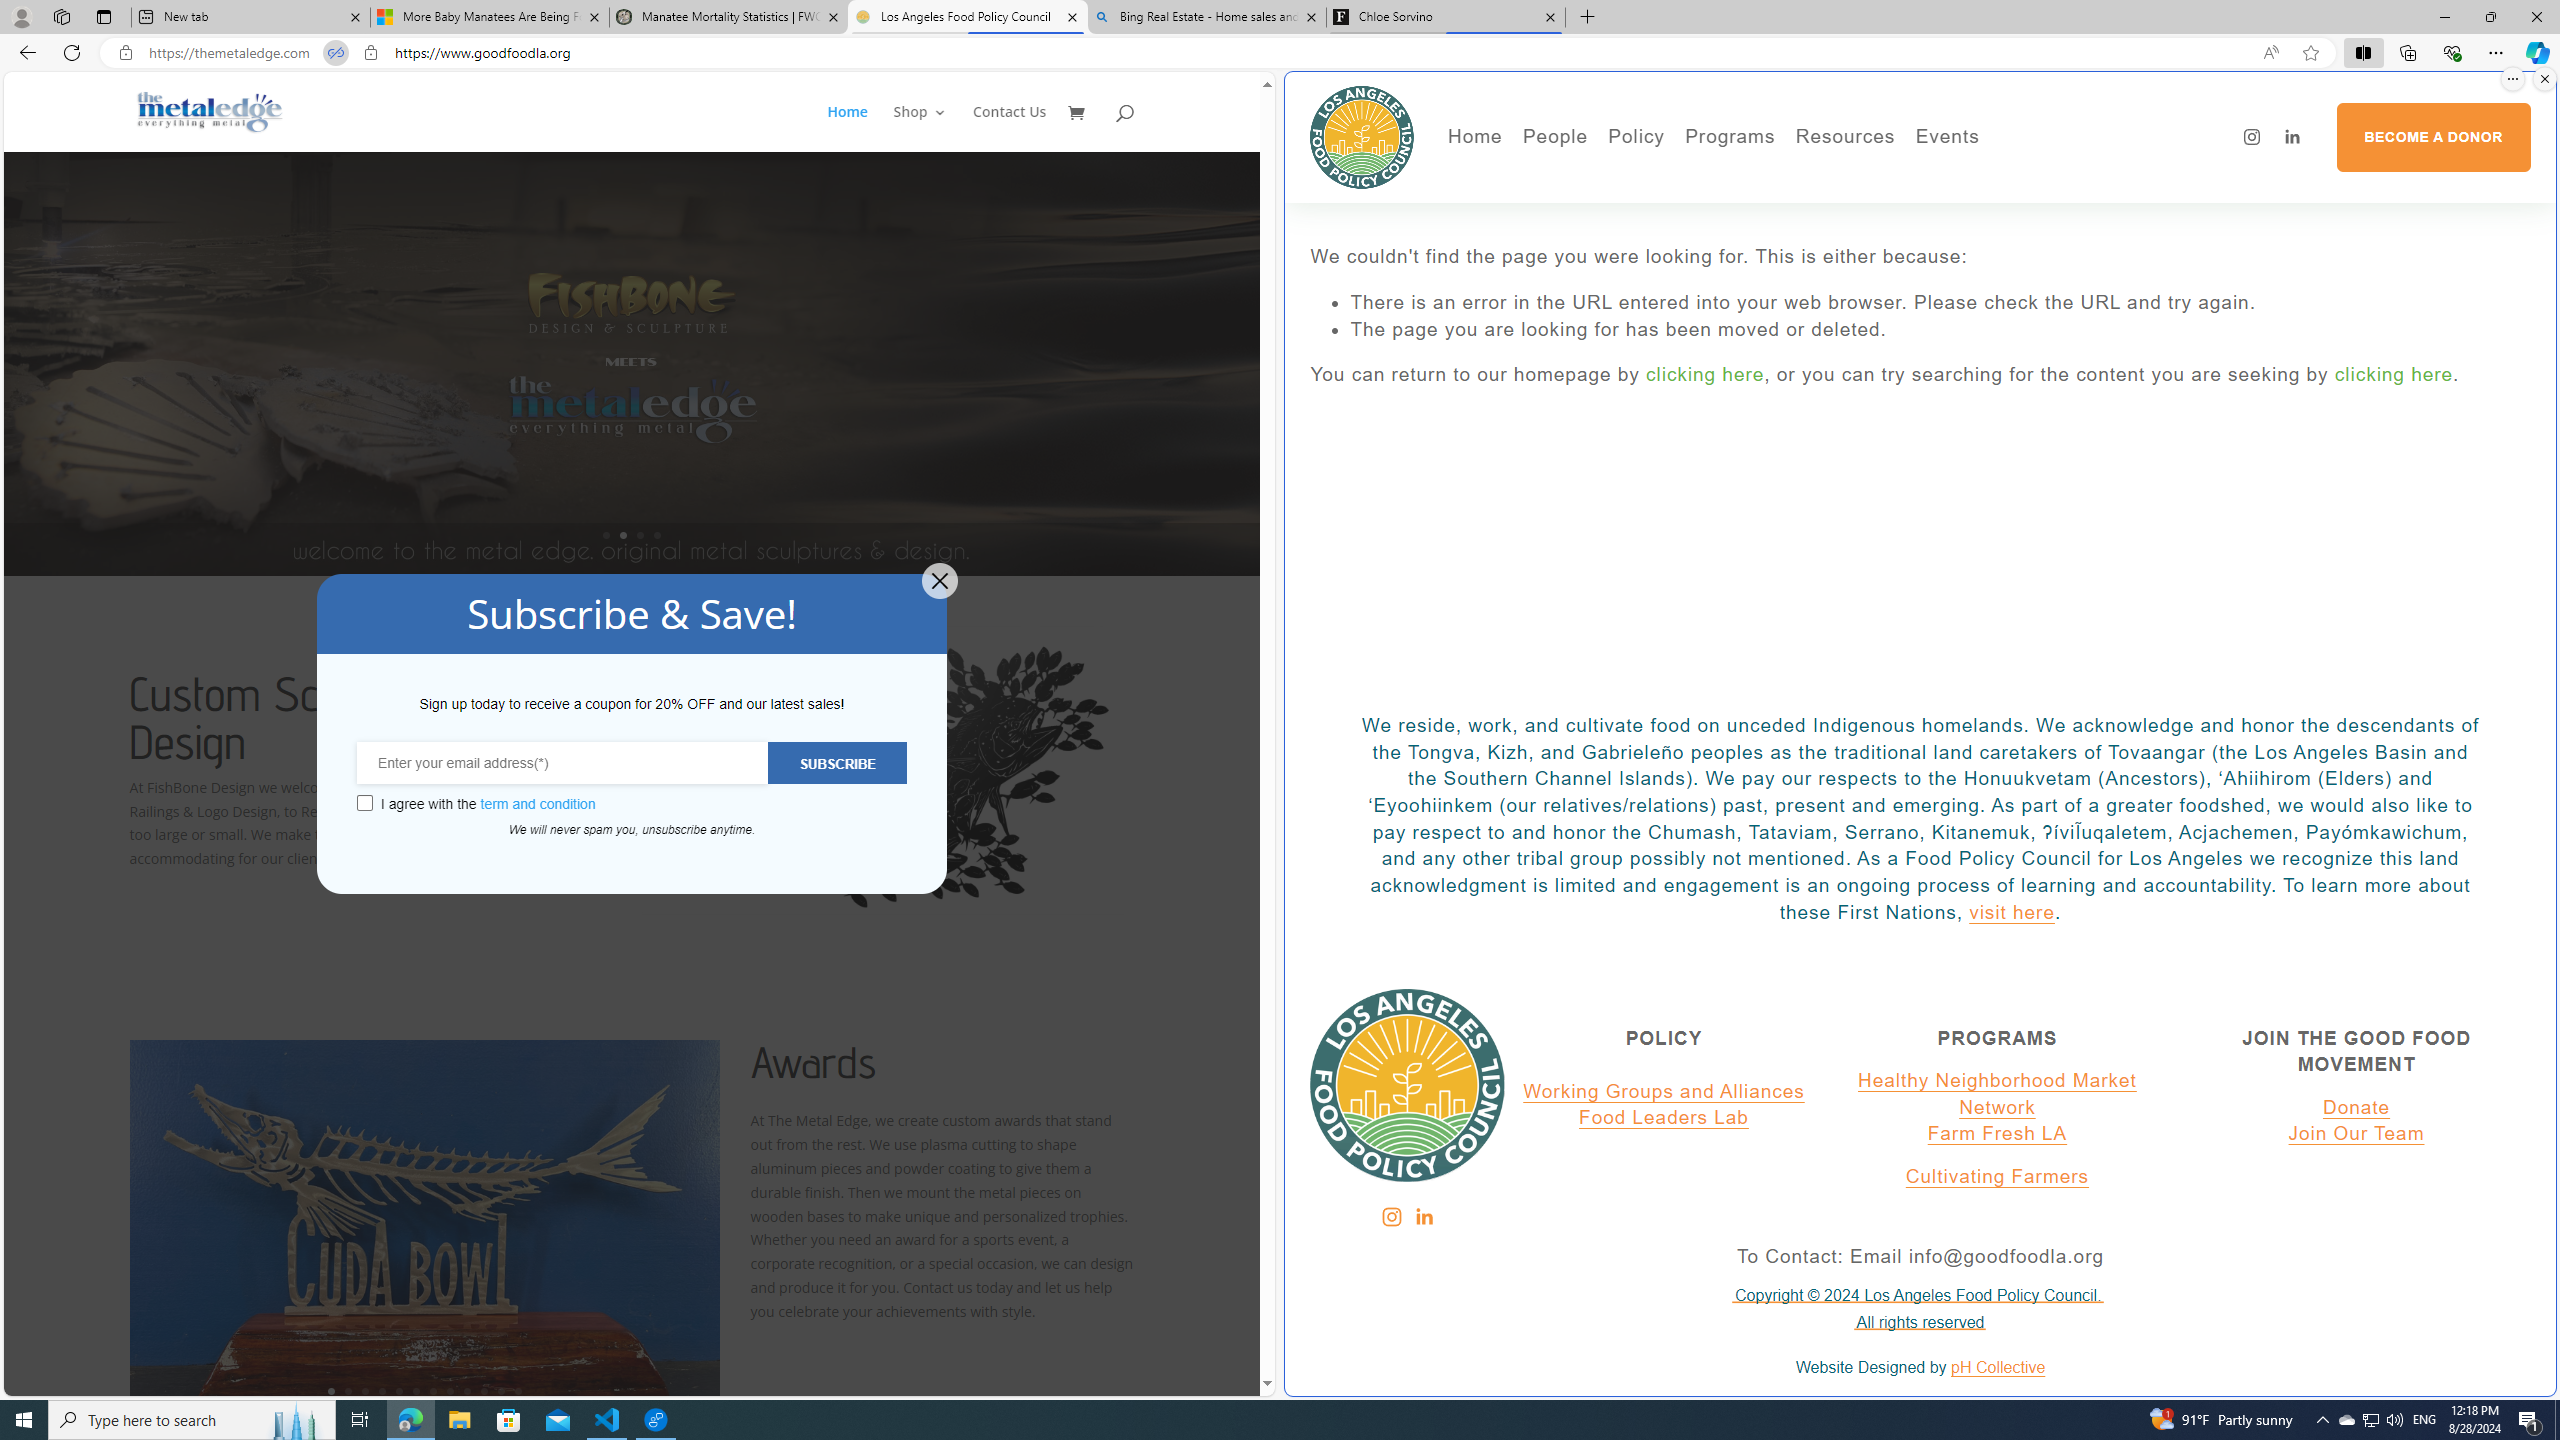 The height and width of the screenshot is (1440, 2560). What do you see at coordinates (1997, 1133) in the screenshot?
I see `'Farm Fresh LA'` at bounding box center [1997, 1133].